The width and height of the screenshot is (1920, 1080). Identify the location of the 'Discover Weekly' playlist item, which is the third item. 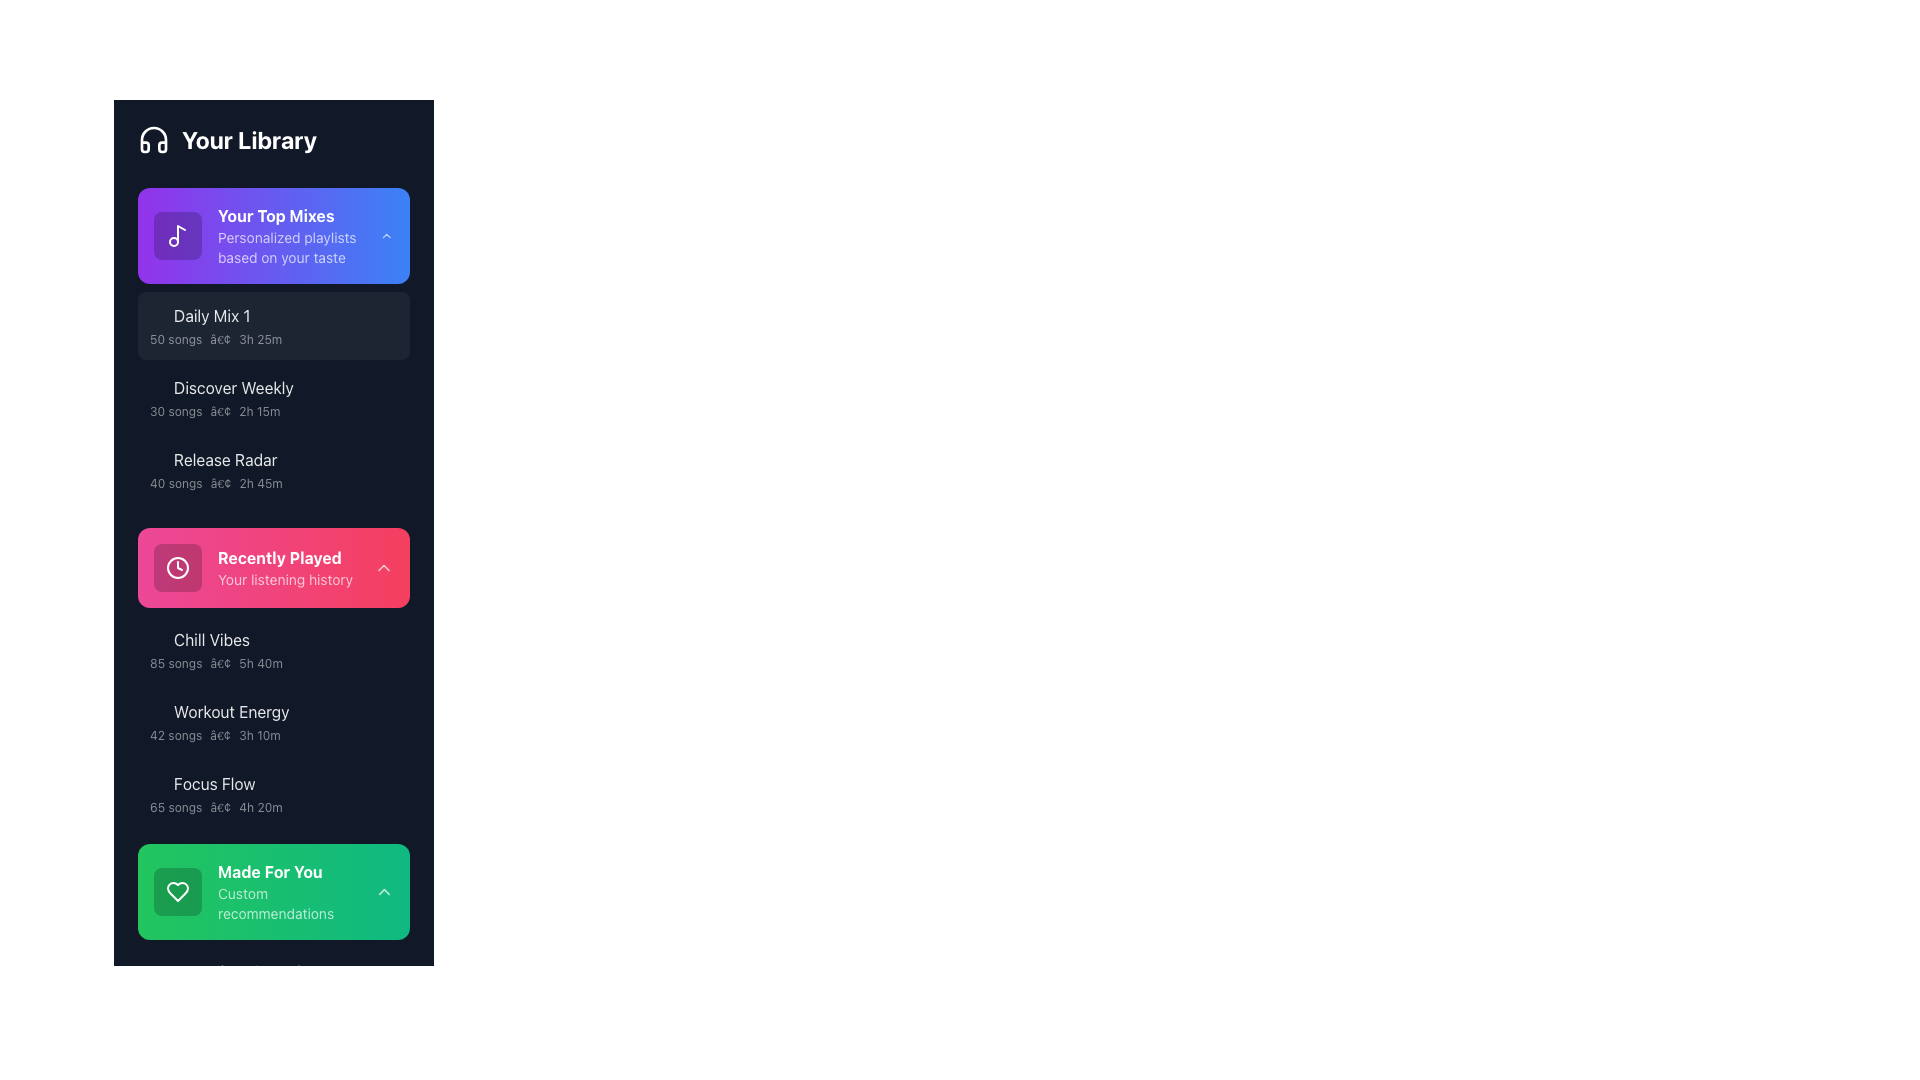
(263, 397).